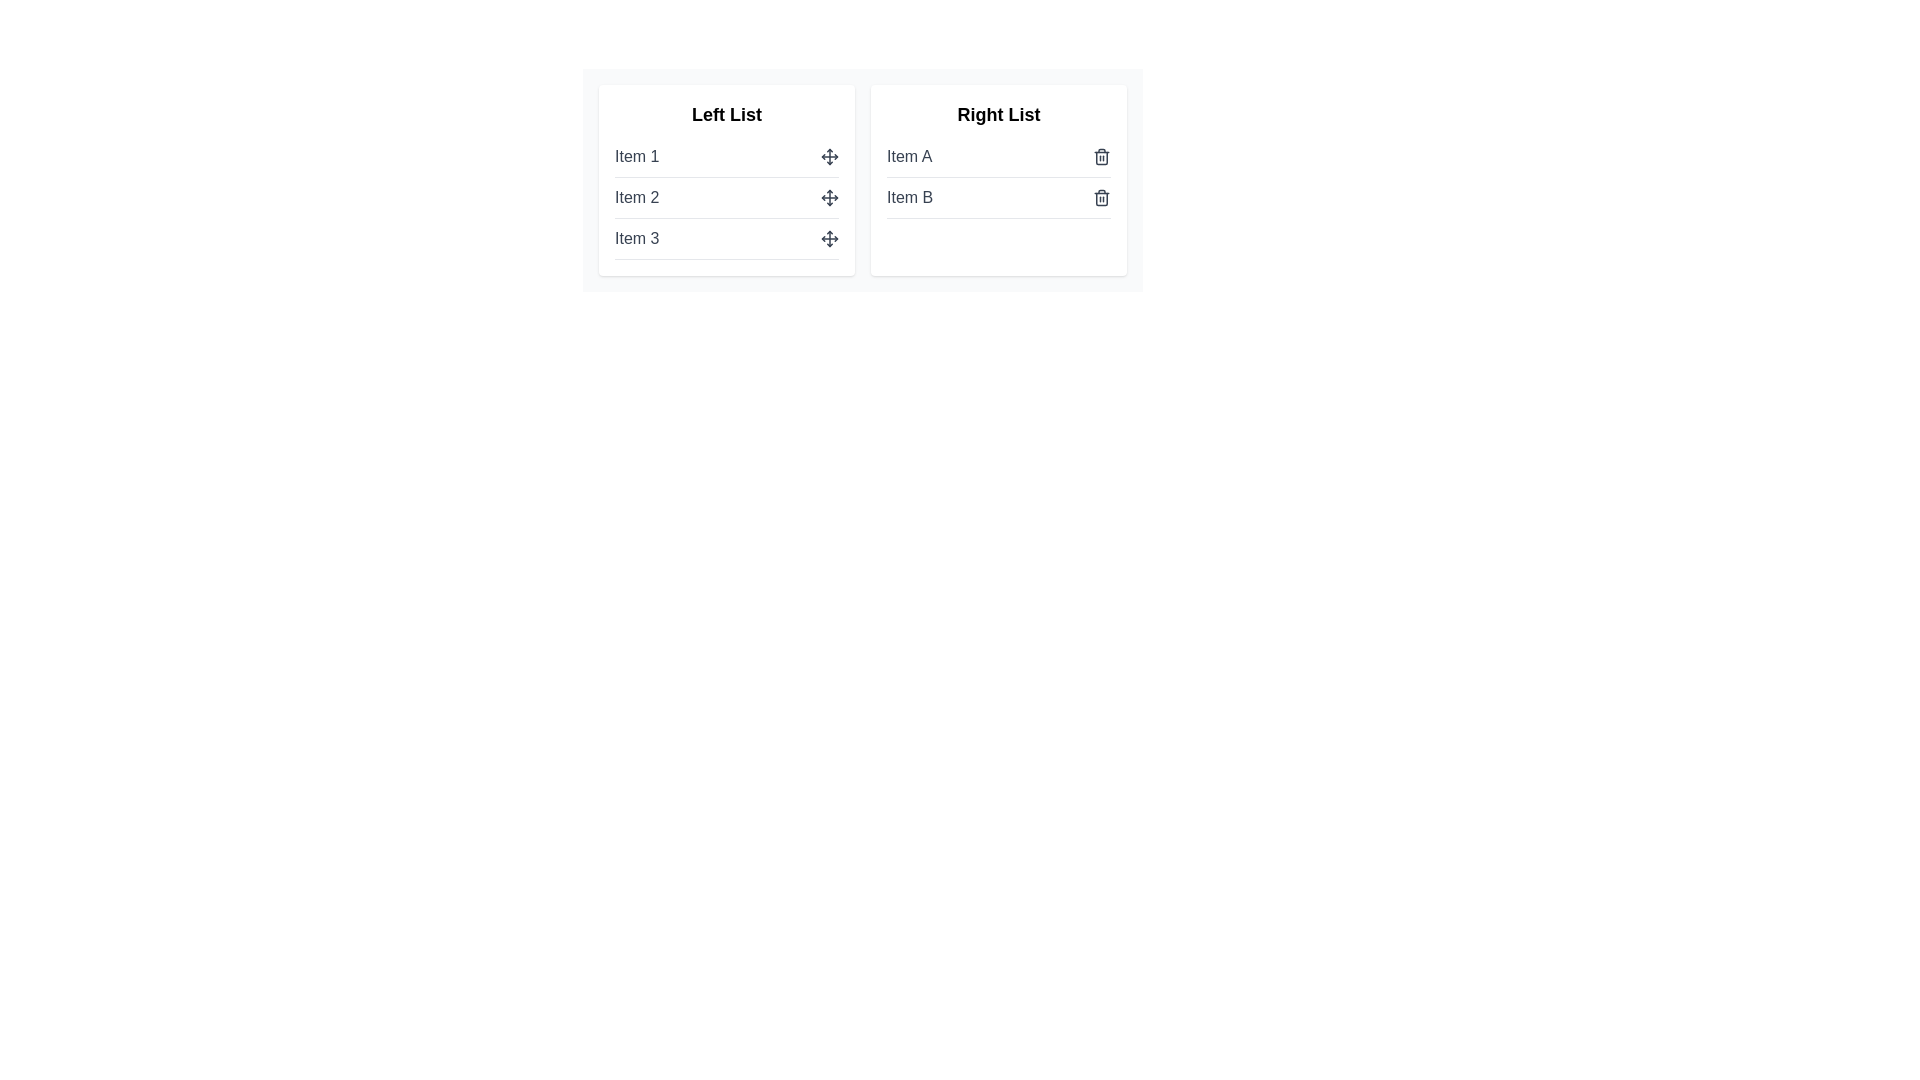 The width and height of the screenshot is (1920, 1080). Describe the element at coordinates (725, 115) in the screenshot. I see `the titles of the lists to inspect their text content` at that location.